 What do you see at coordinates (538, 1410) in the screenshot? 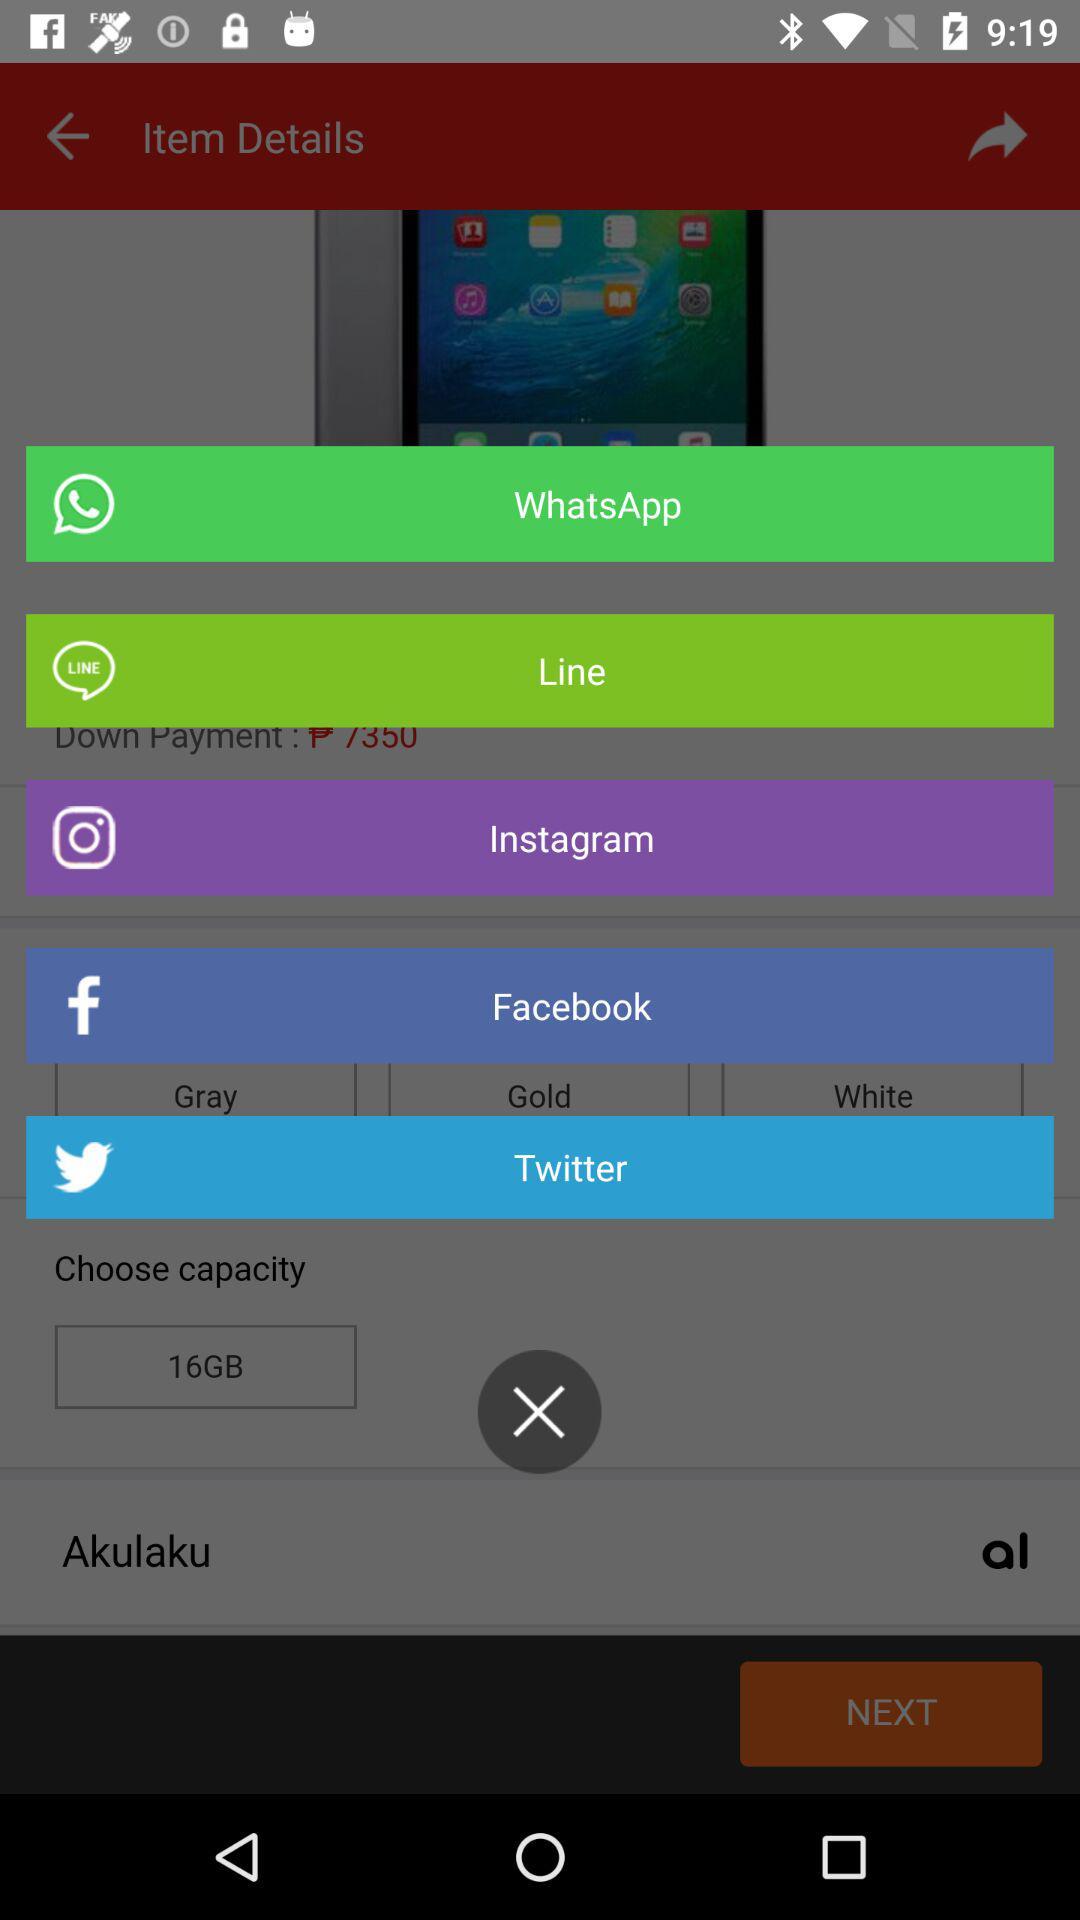
I see `exit out` at bounding box center [538, 1410].